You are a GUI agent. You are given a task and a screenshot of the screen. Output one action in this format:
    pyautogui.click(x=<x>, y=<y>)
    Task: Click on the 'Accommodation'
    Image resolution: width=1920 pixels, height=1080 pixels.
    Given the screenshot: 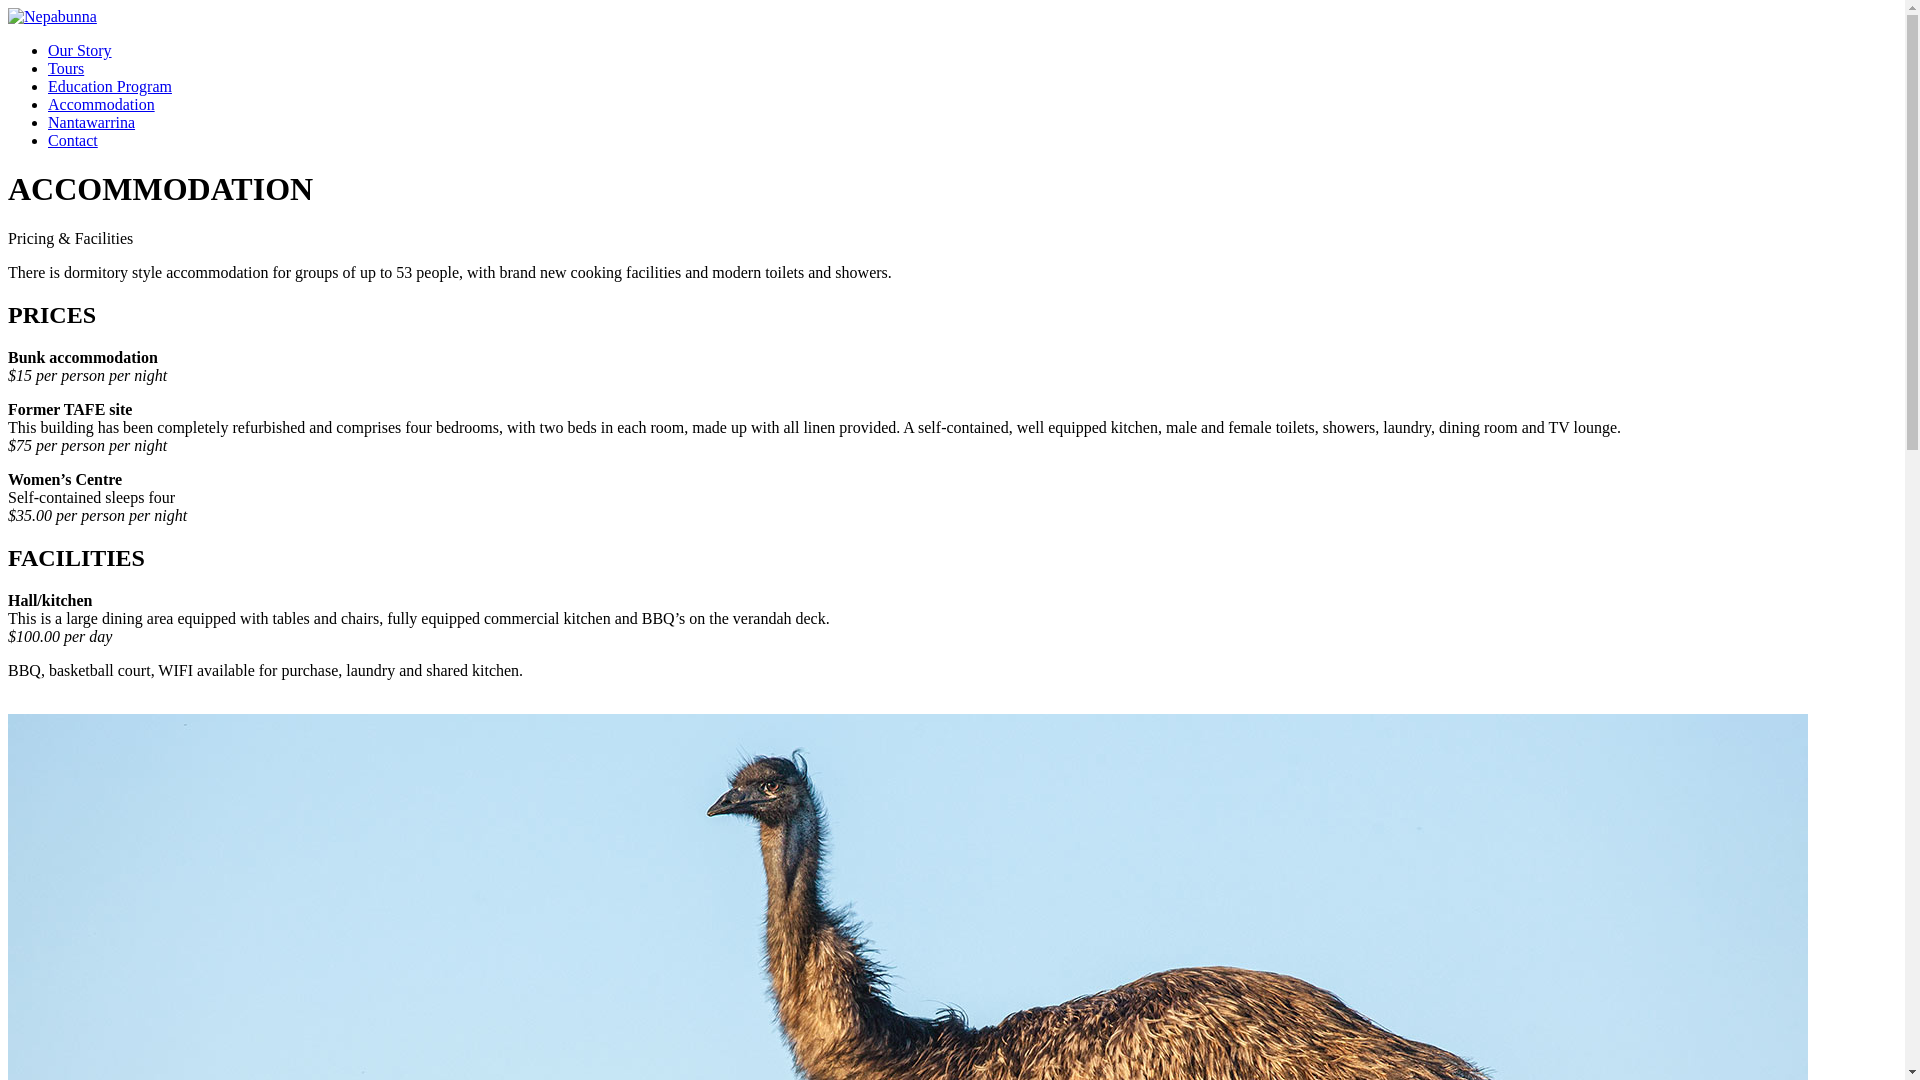 What is the action you would take?
    pyautogui.click(x=48, y=104)
    